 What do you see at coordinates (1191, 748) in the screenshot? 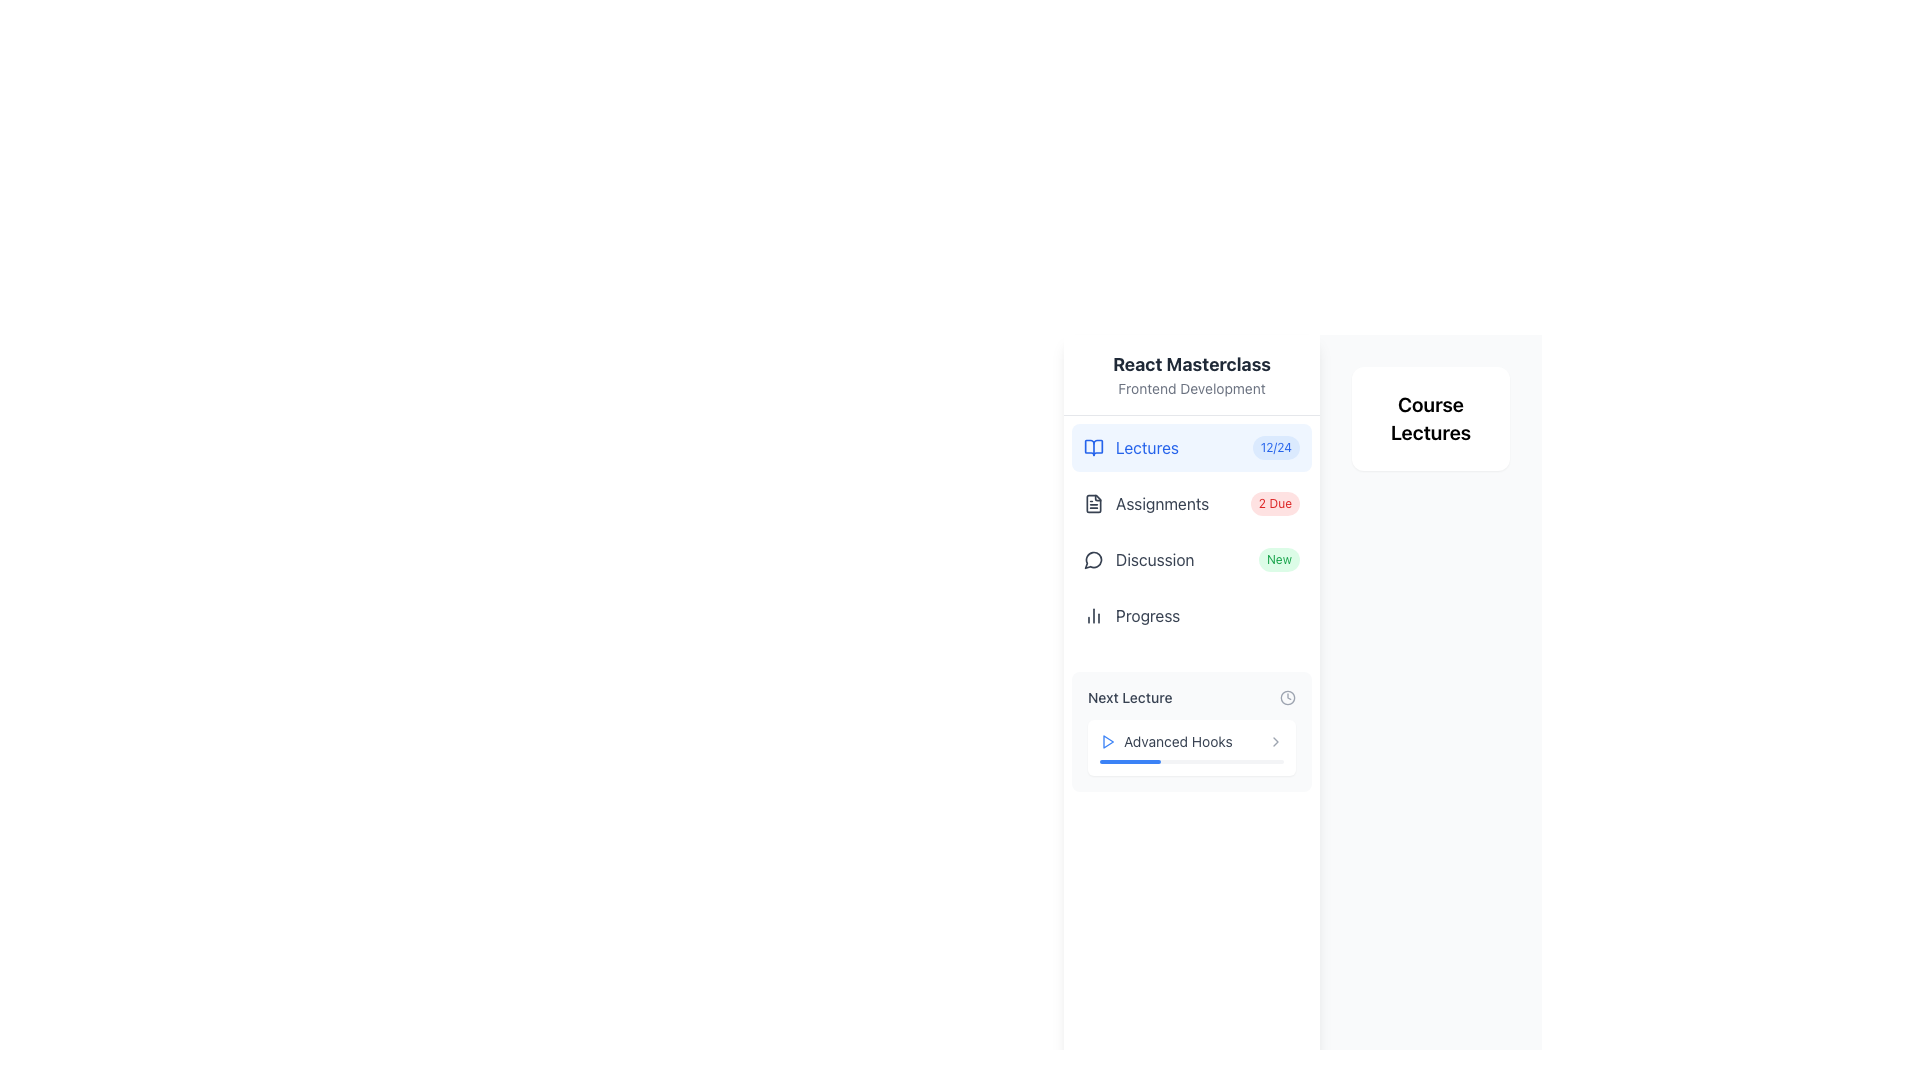
I see `the 'Advanced Hooks' button-like card element located in the 'Next Lecture' section` at bounding box center [1191, 748].